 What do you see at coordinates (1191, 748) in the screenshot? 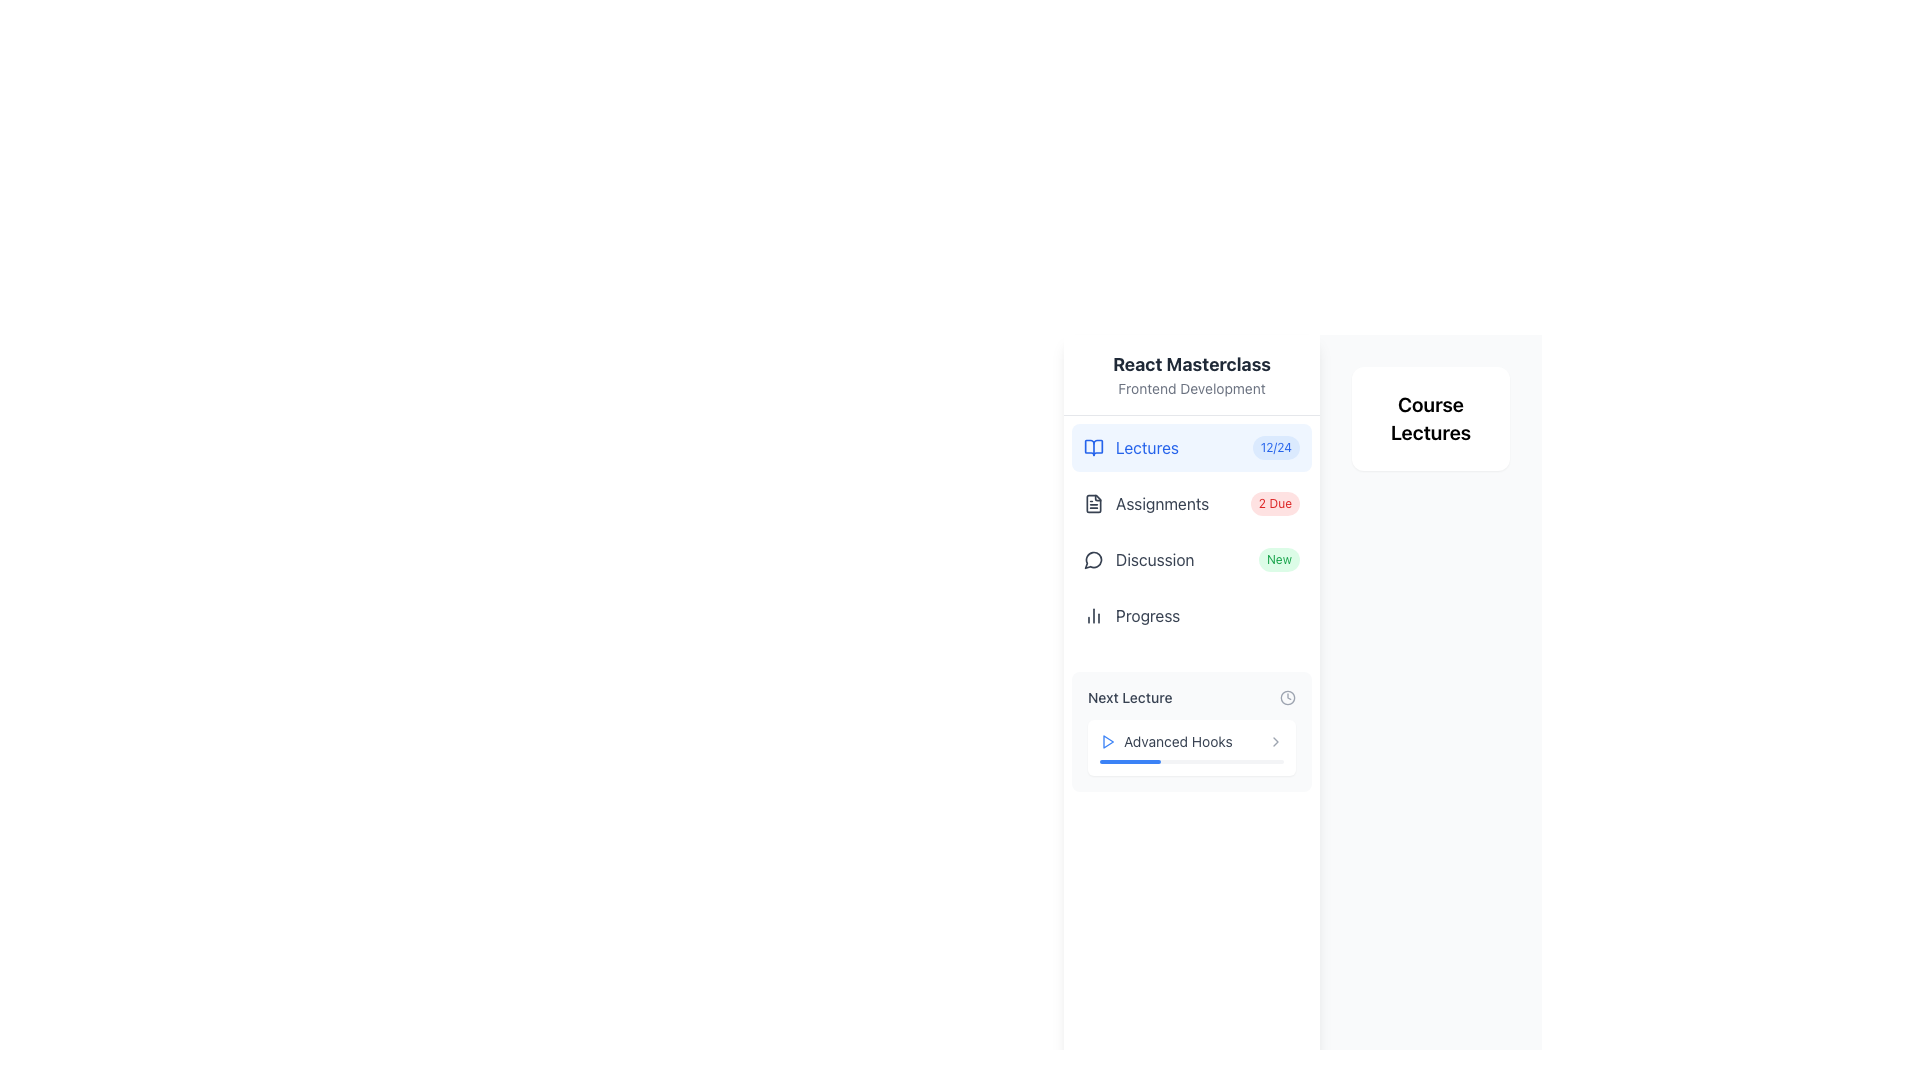
I see `the 'Advanced Hooks' button-like card element located in the 'Next Lecture' section` at bounding box center [1191, 748].